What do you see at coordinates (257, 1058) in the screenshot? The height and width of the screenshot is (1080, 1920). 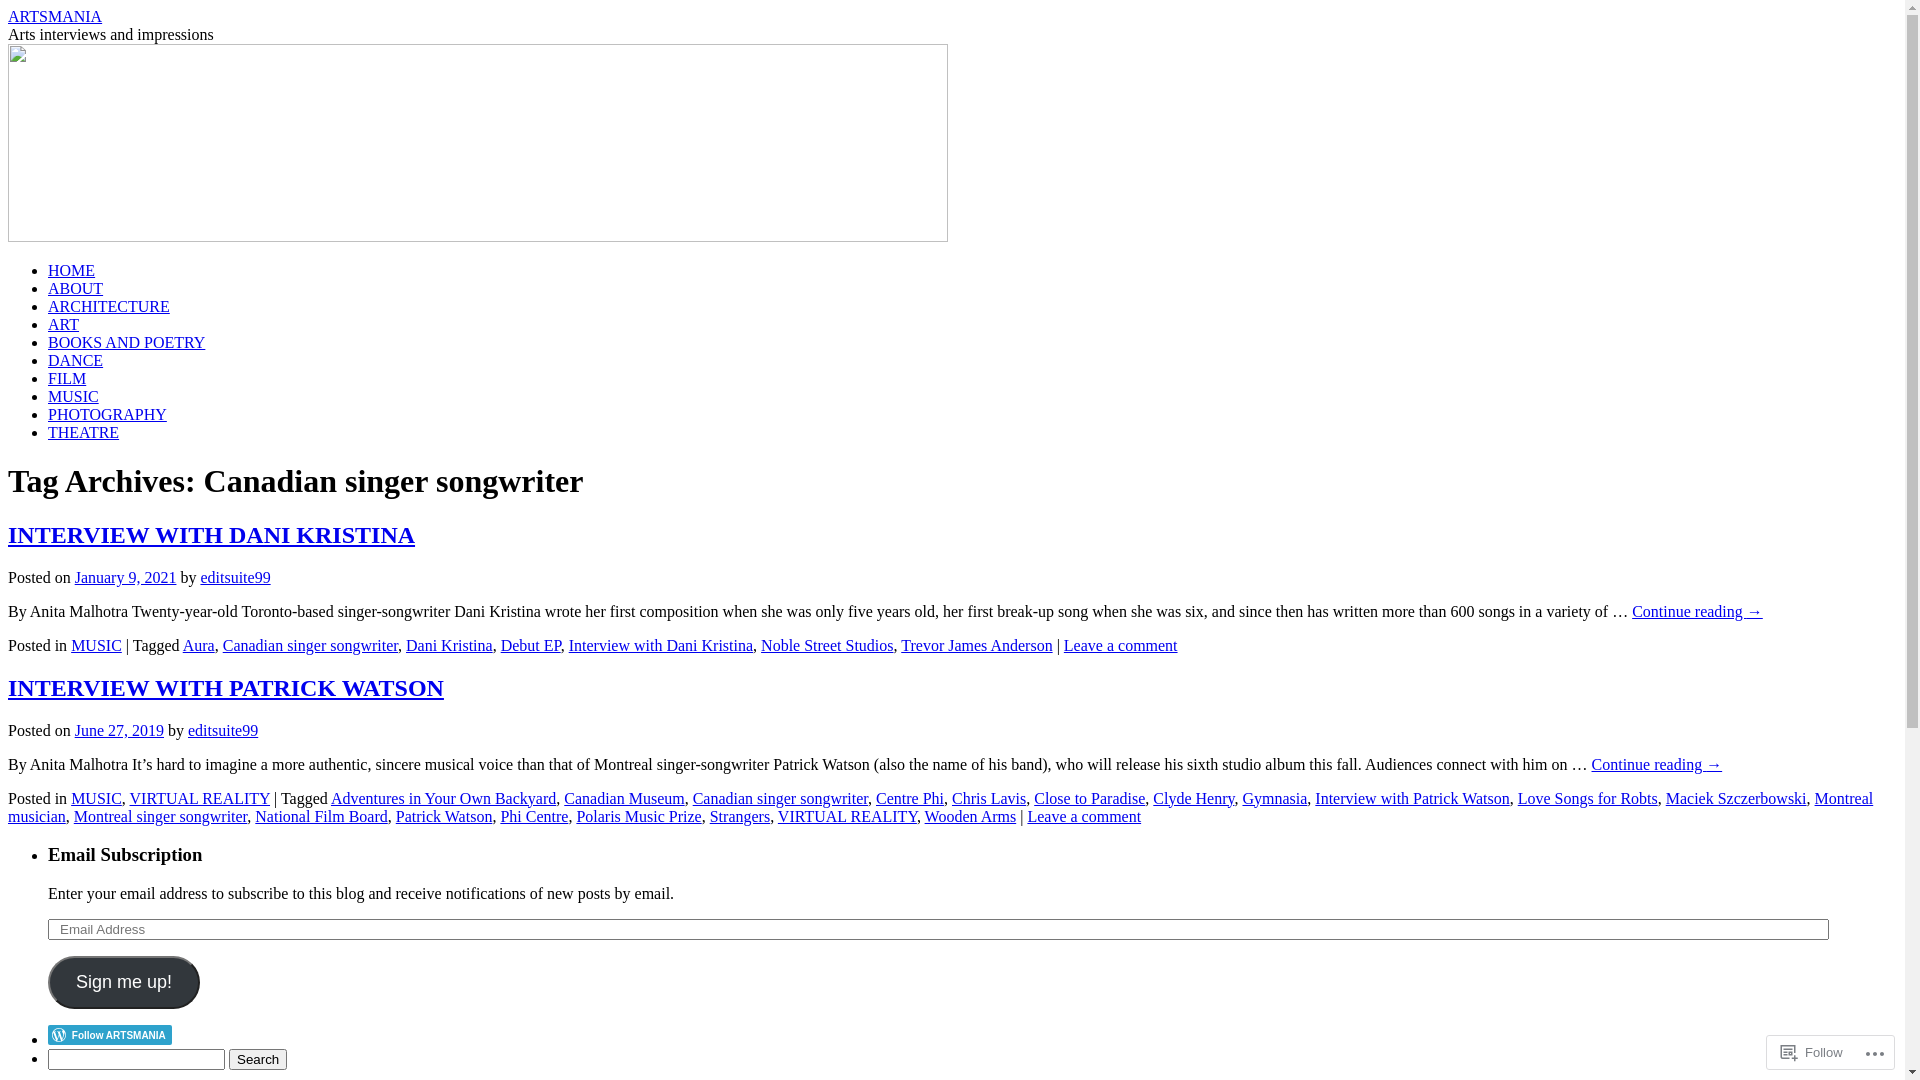 I see `'Search'` at bounding box center [257, 1058].